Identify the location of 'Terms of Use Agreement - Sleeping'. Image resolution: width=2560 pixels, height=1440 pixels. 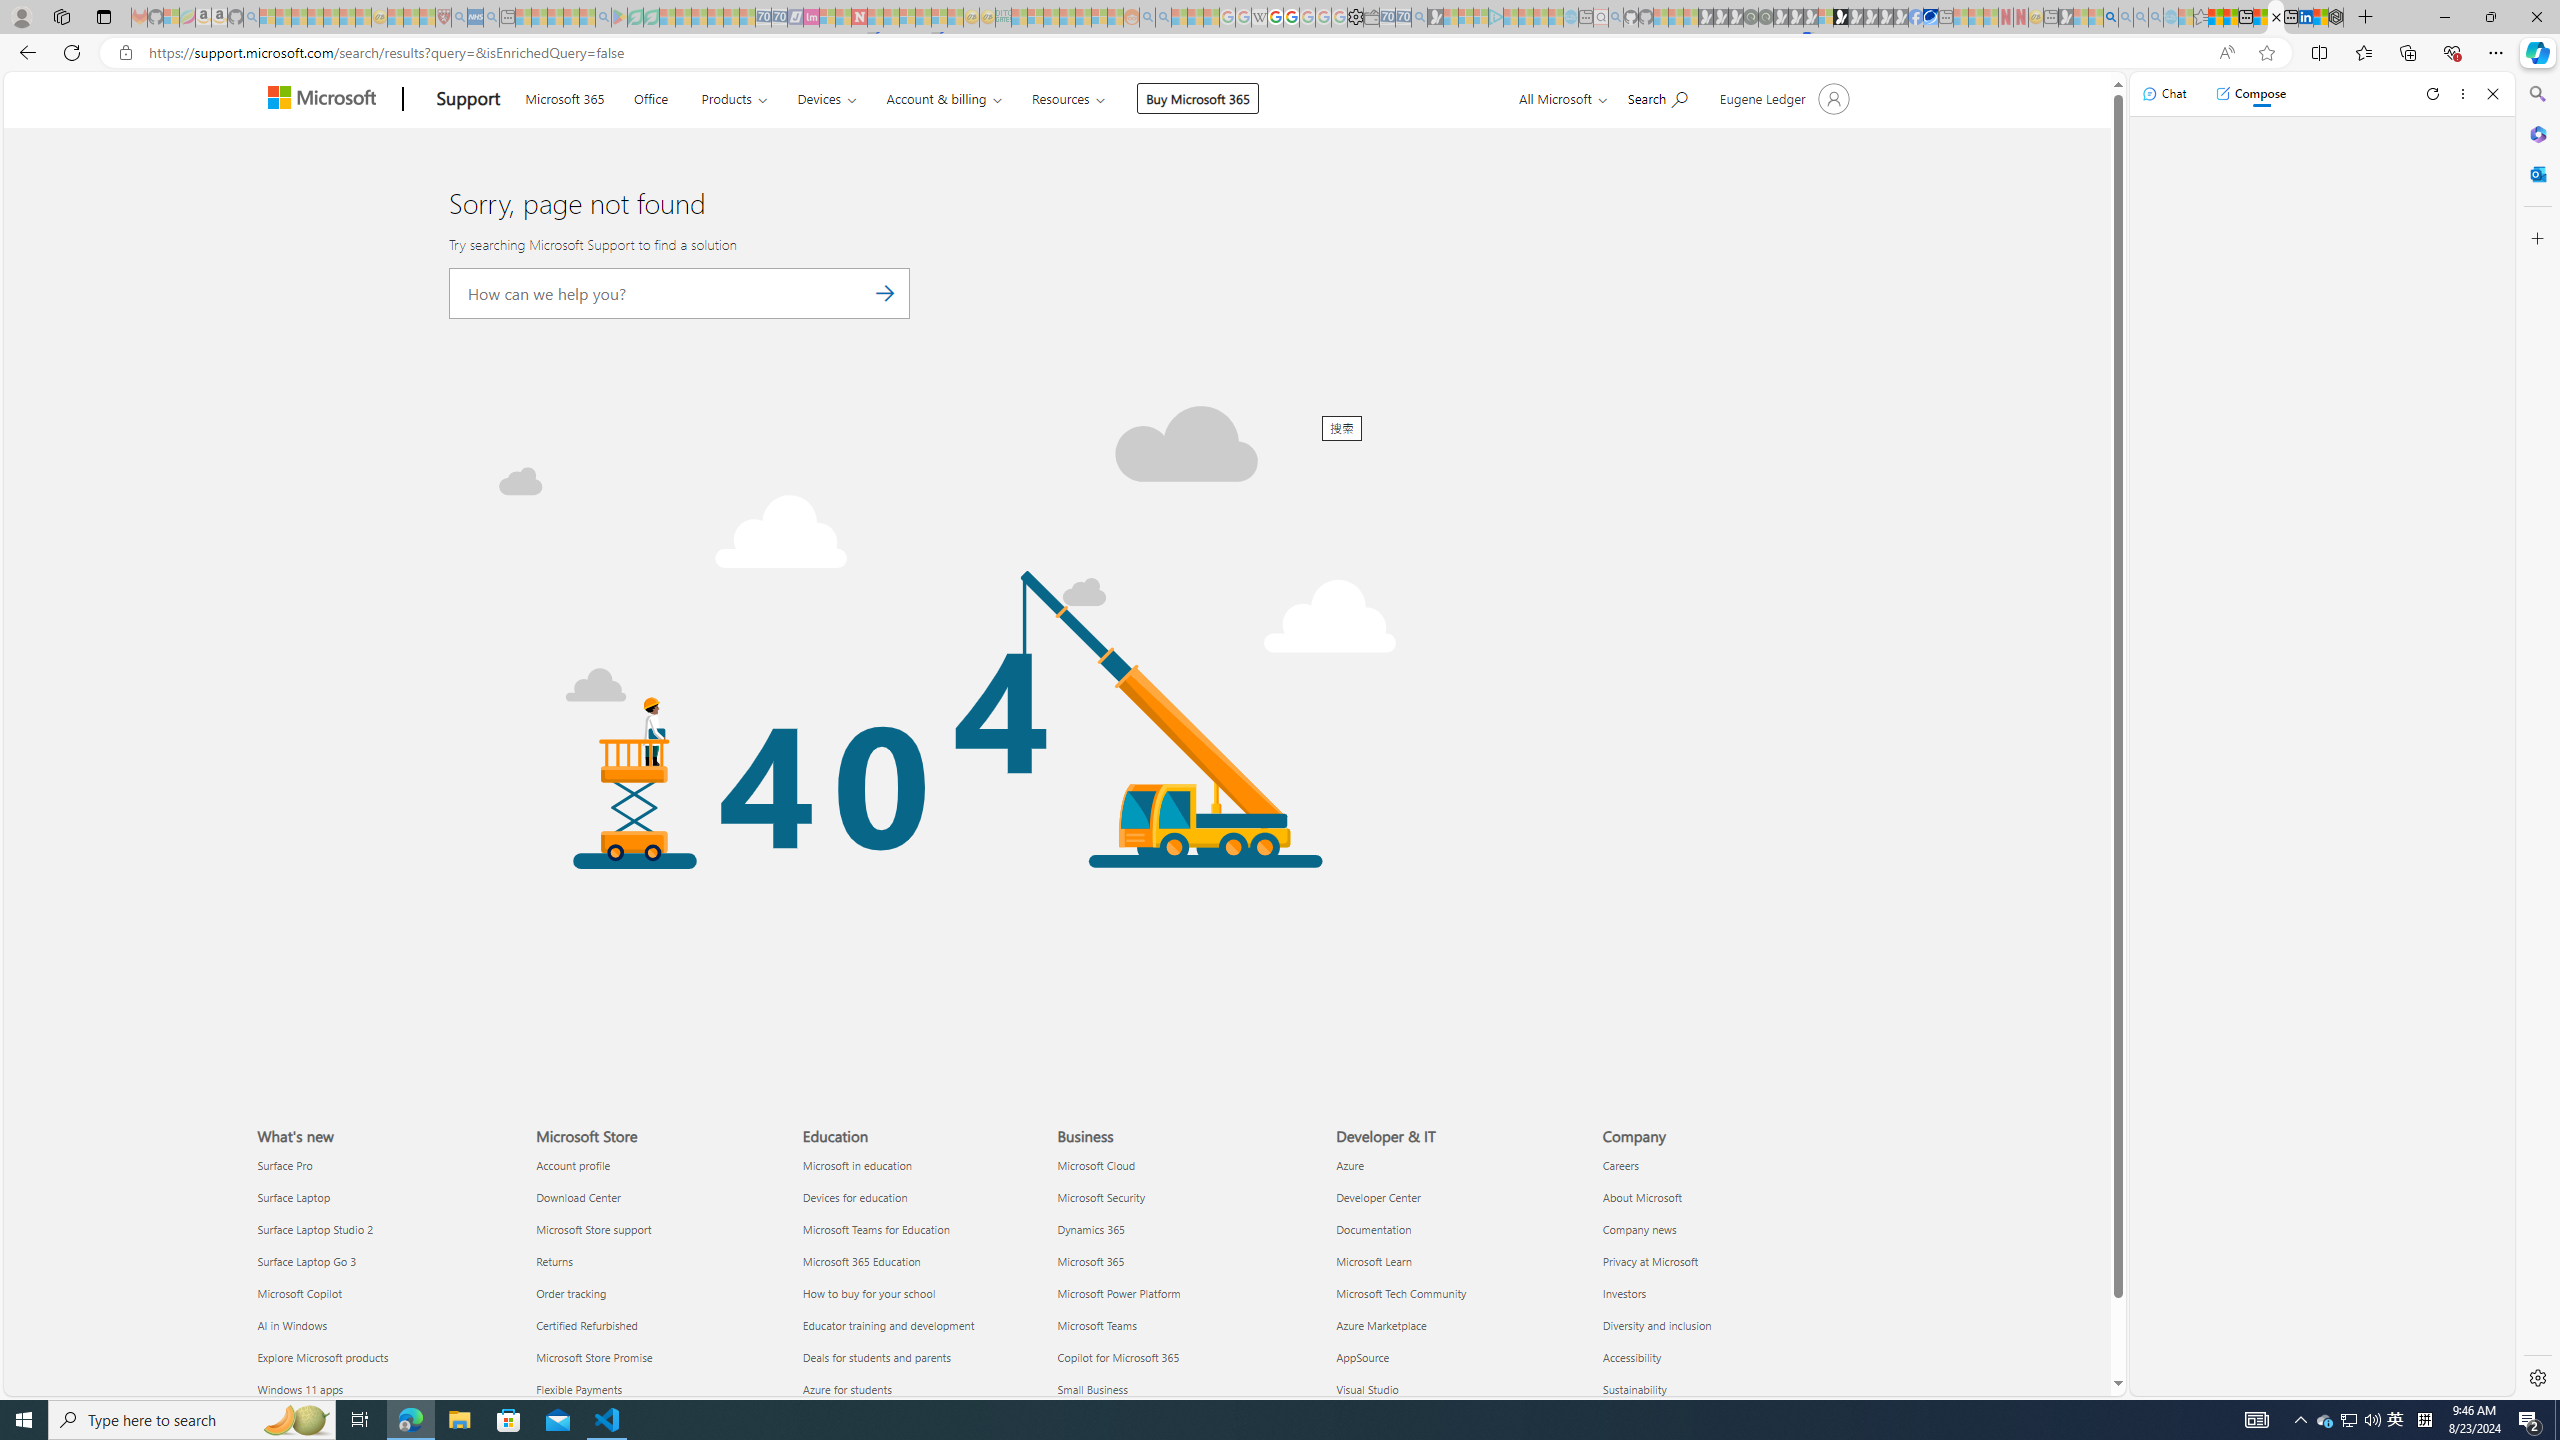
(635, 16).